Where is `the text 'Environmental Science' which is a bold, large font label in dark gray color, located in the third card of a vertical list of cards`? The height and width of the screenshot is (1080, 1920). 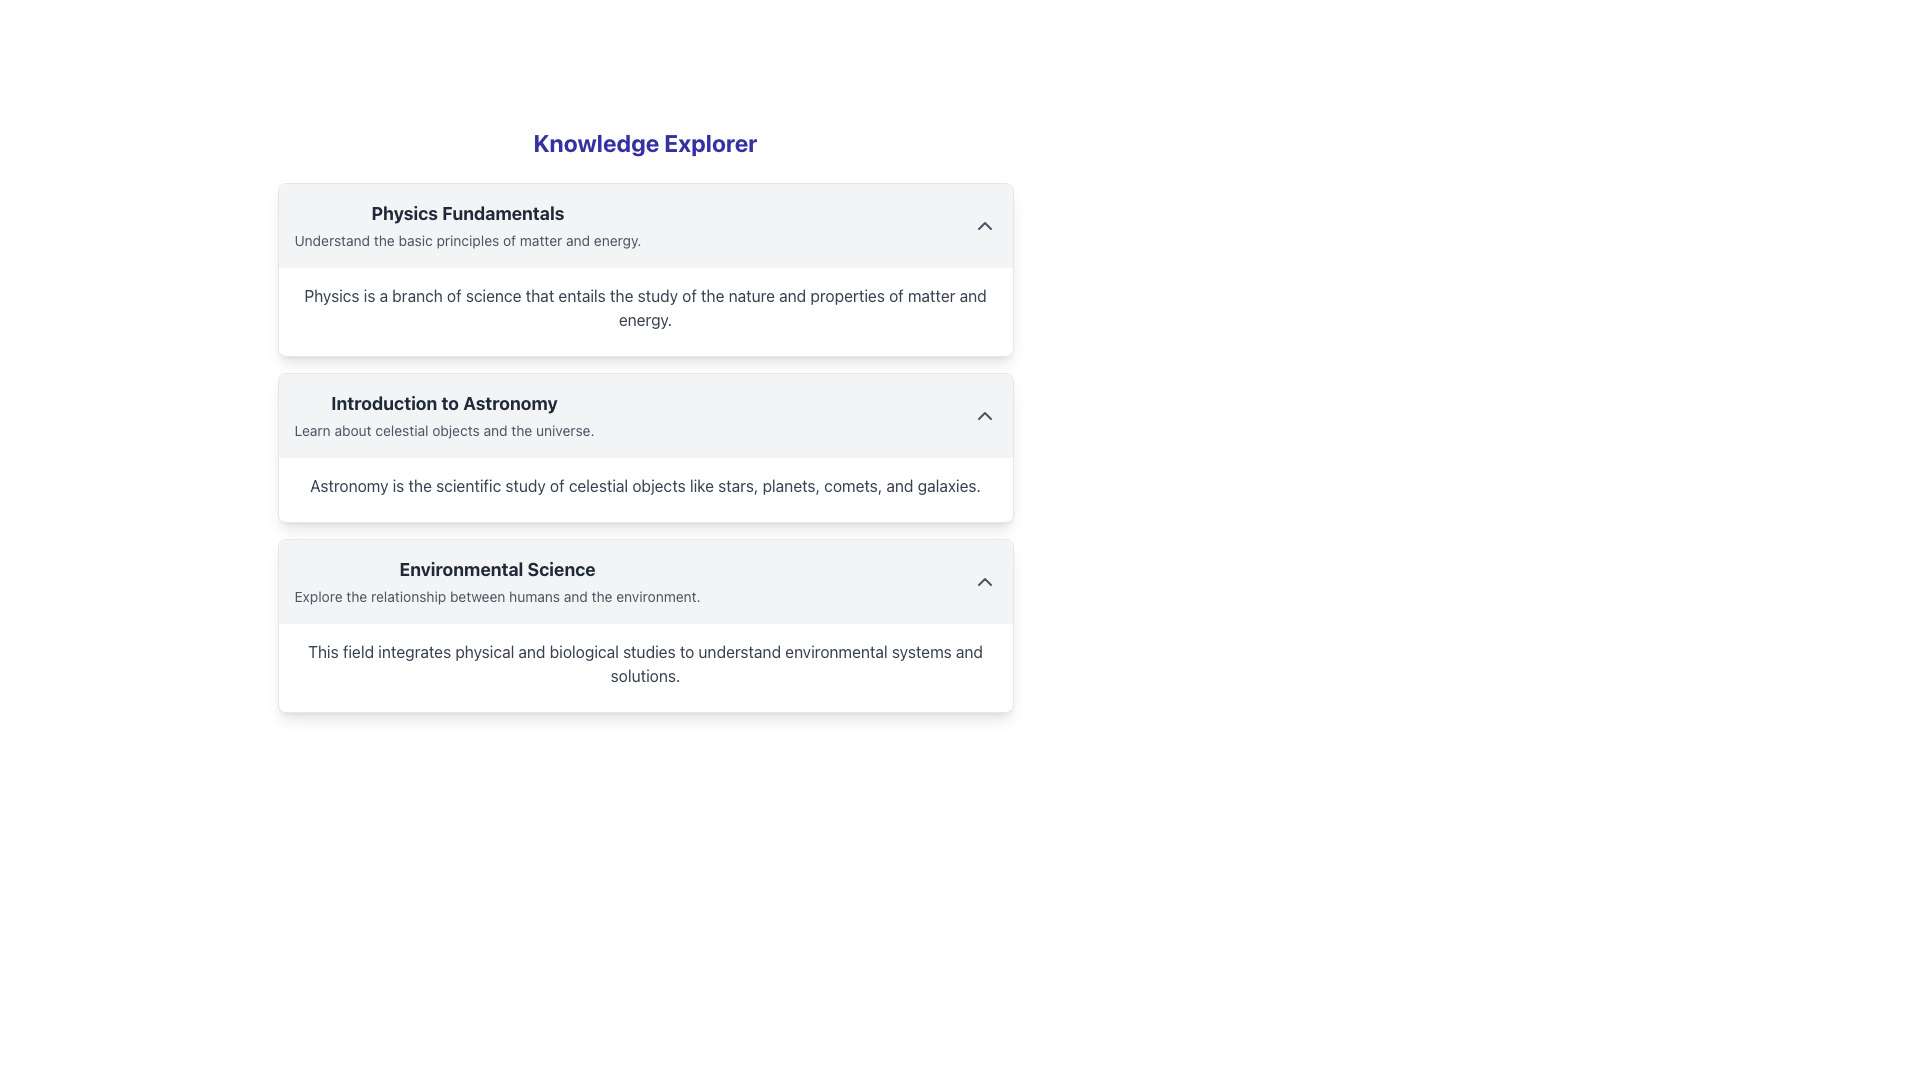
the text 'Environmental Science' which is a bold, large font label in dark gray color, located in the third card of a vertical list of cards is located at coordinates (497, 570).